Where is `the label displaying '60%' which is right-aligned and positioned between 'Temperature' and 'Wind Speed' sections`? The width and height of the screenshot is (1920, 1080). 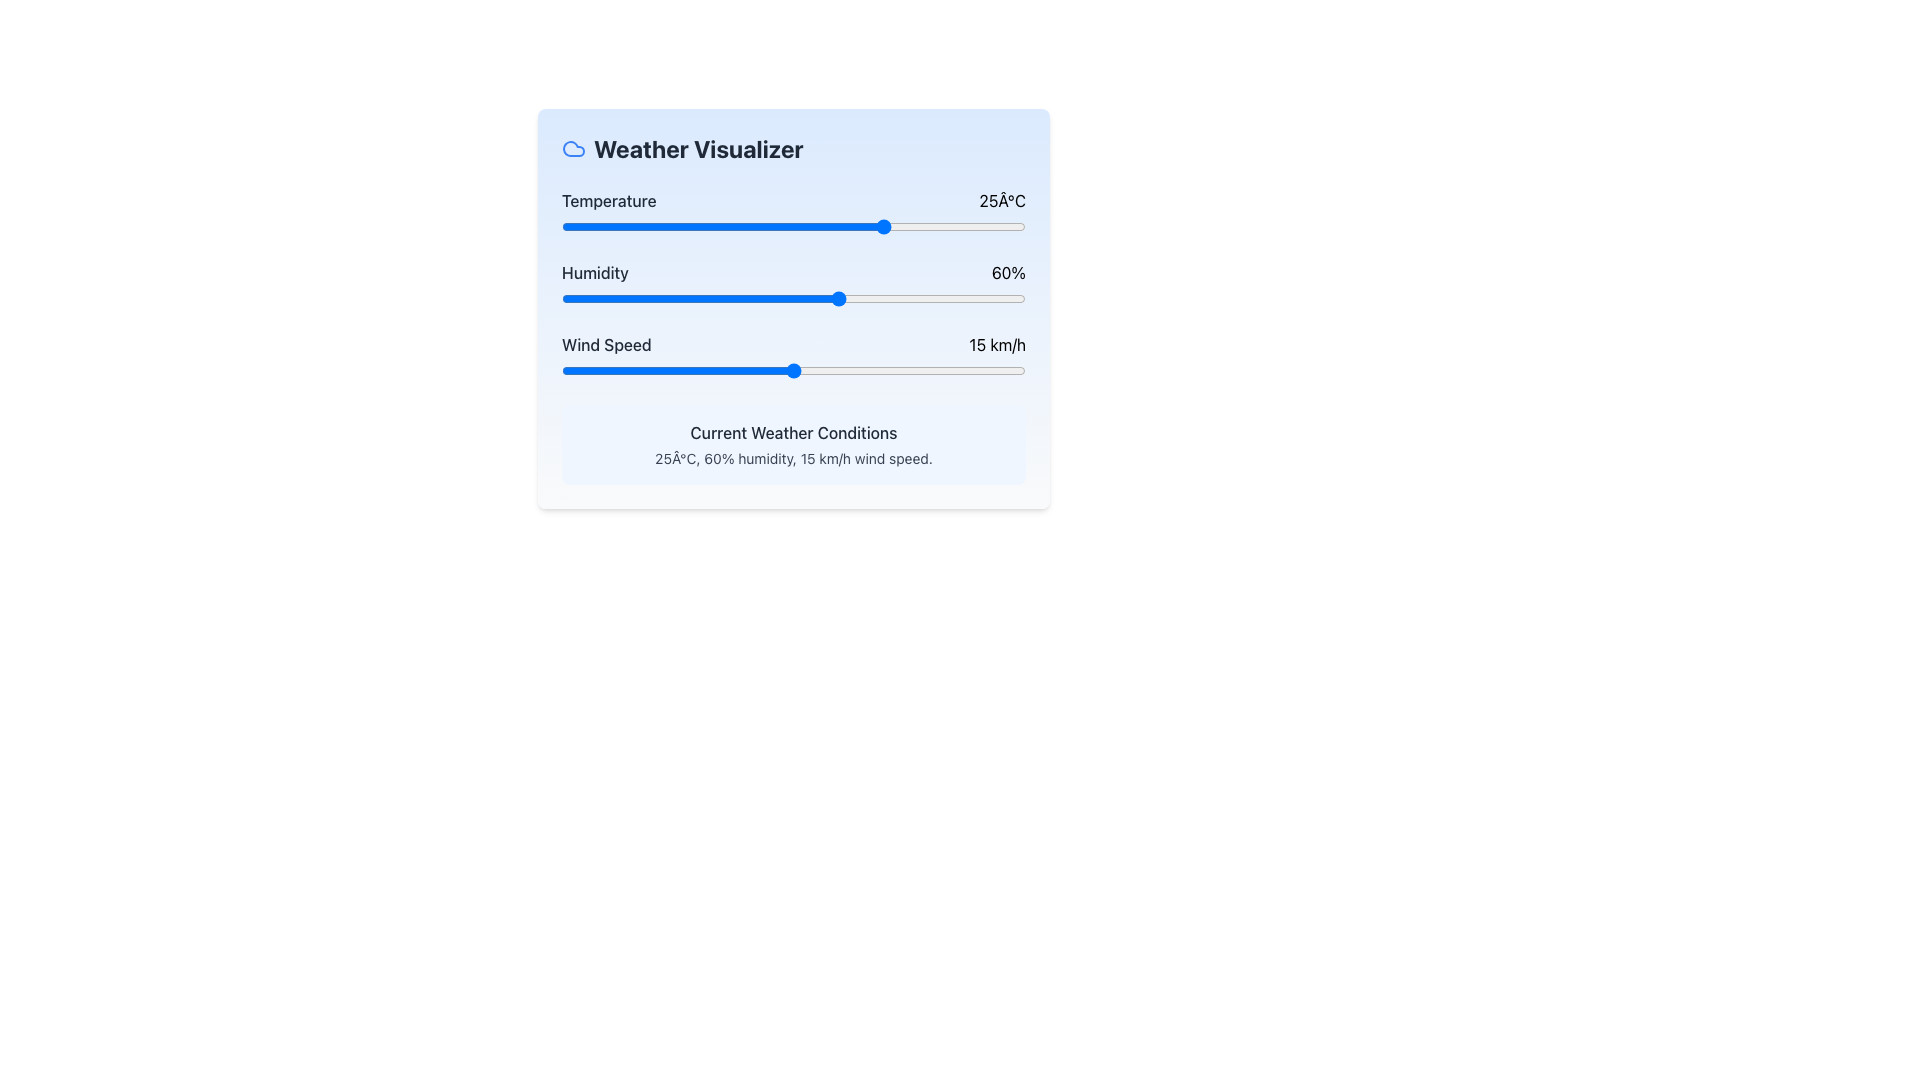
the label displaying '60%' which is right-aligned and positioned between 'Temperature' and 'Wind Speed' sections is located at coordinates (1008, 273).